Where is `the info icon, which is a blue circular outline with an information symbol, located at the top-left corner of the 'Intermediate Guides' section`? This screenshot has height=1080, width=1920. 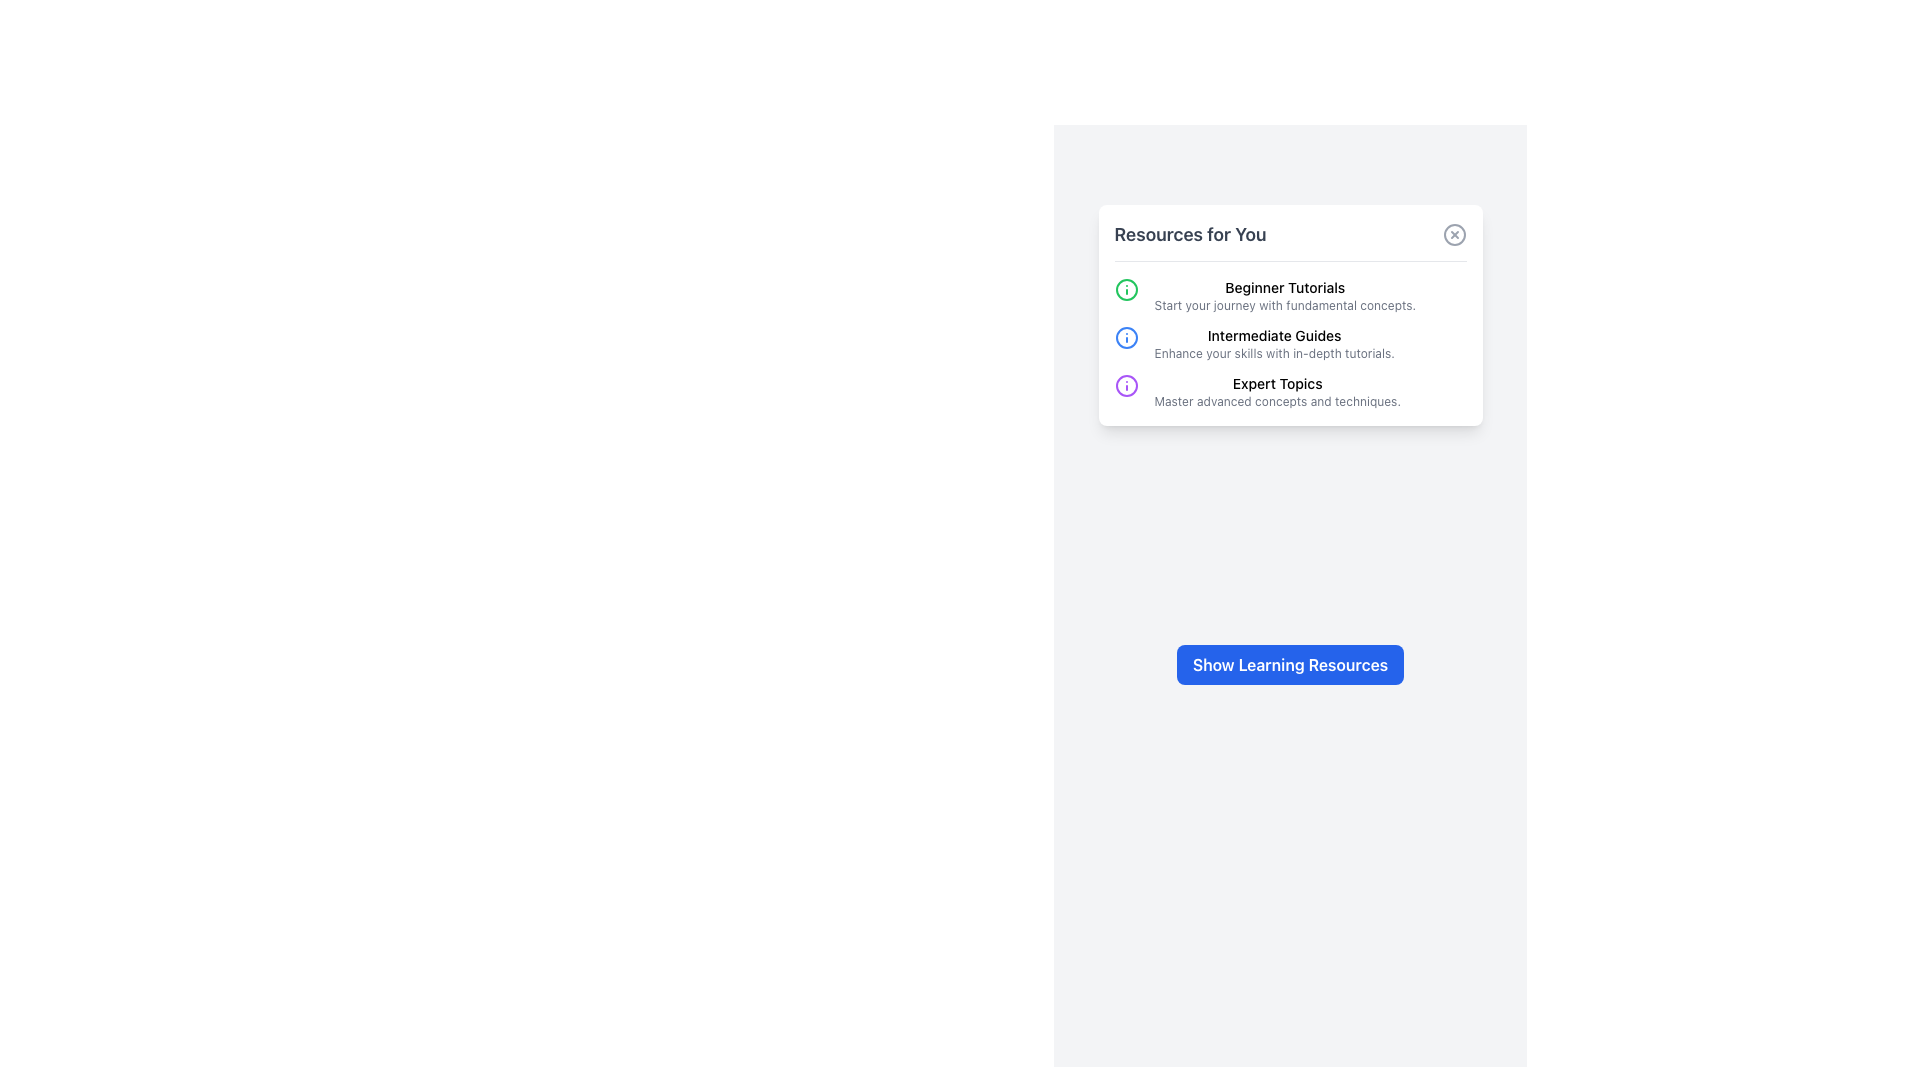 the info icon, which is a blue circular outline with an information symbol, located at the top-left corner of the 'Intermediate Guides' section is located at coordinates (1126, 337).